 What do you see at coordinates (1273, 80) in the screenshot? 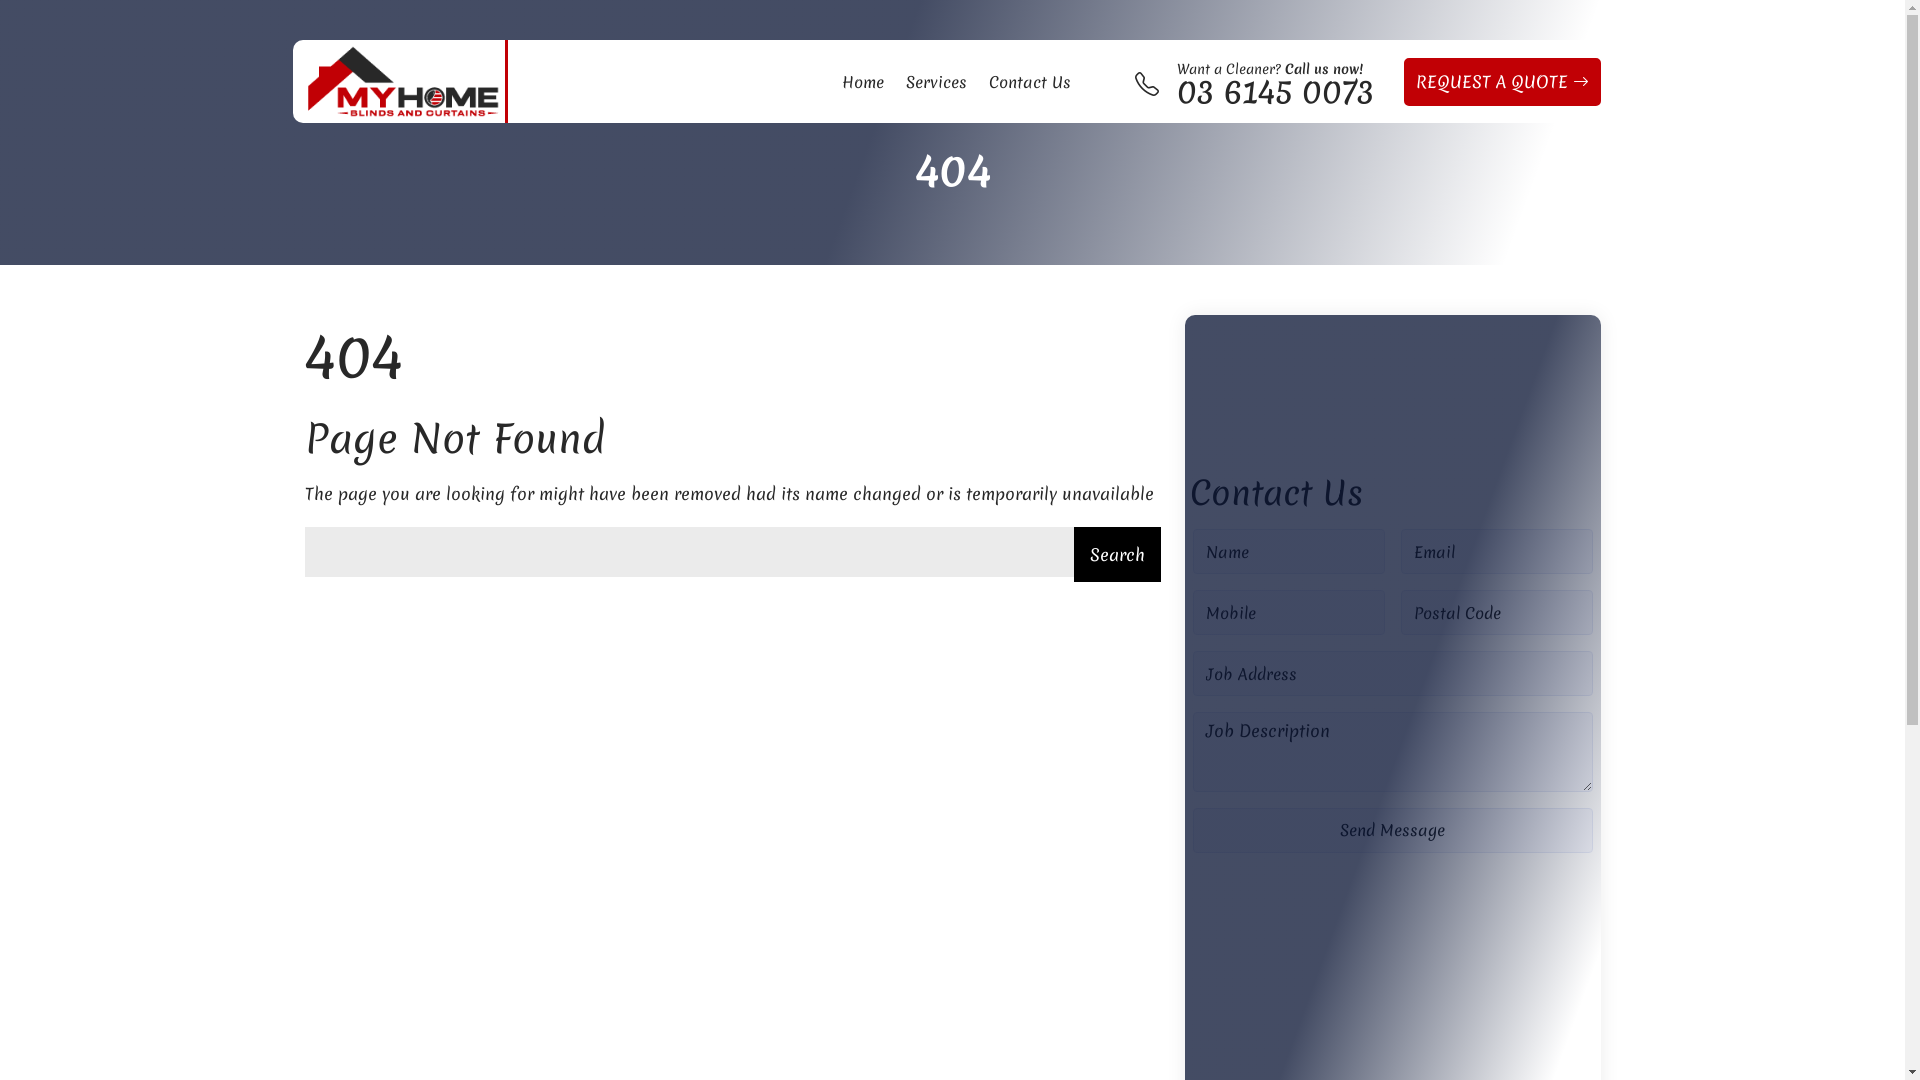
I see `'Want a Cleaner? Call us now!` at bounding box center [1273, 80].